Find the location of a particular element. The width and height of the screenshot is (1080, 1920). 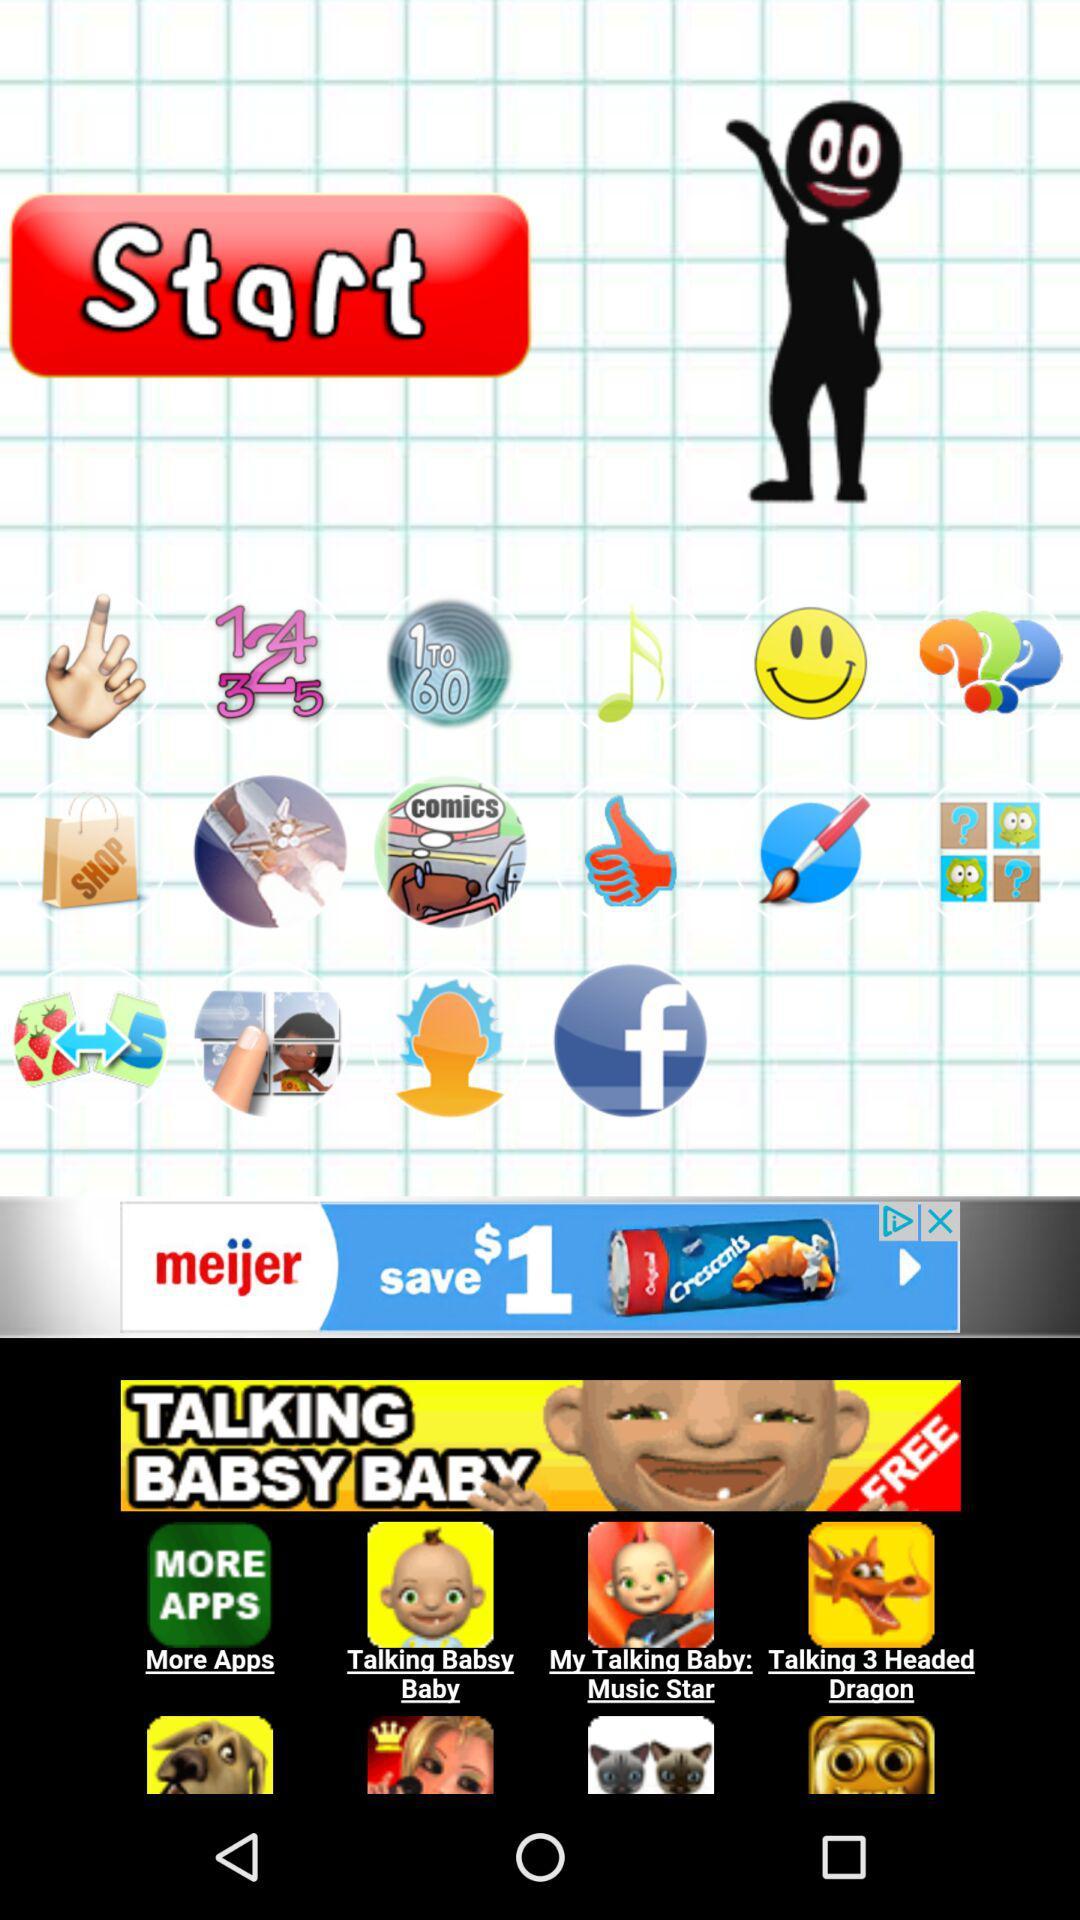

choose this is located at coordinates (450, 662).